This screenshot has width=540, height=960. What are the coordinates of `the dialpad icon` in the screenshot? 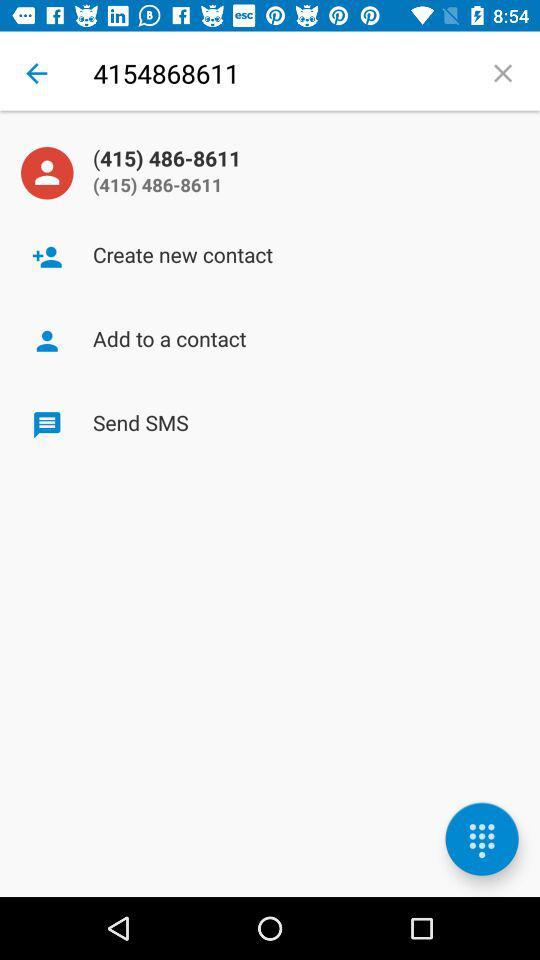 It's located at (481, 839).